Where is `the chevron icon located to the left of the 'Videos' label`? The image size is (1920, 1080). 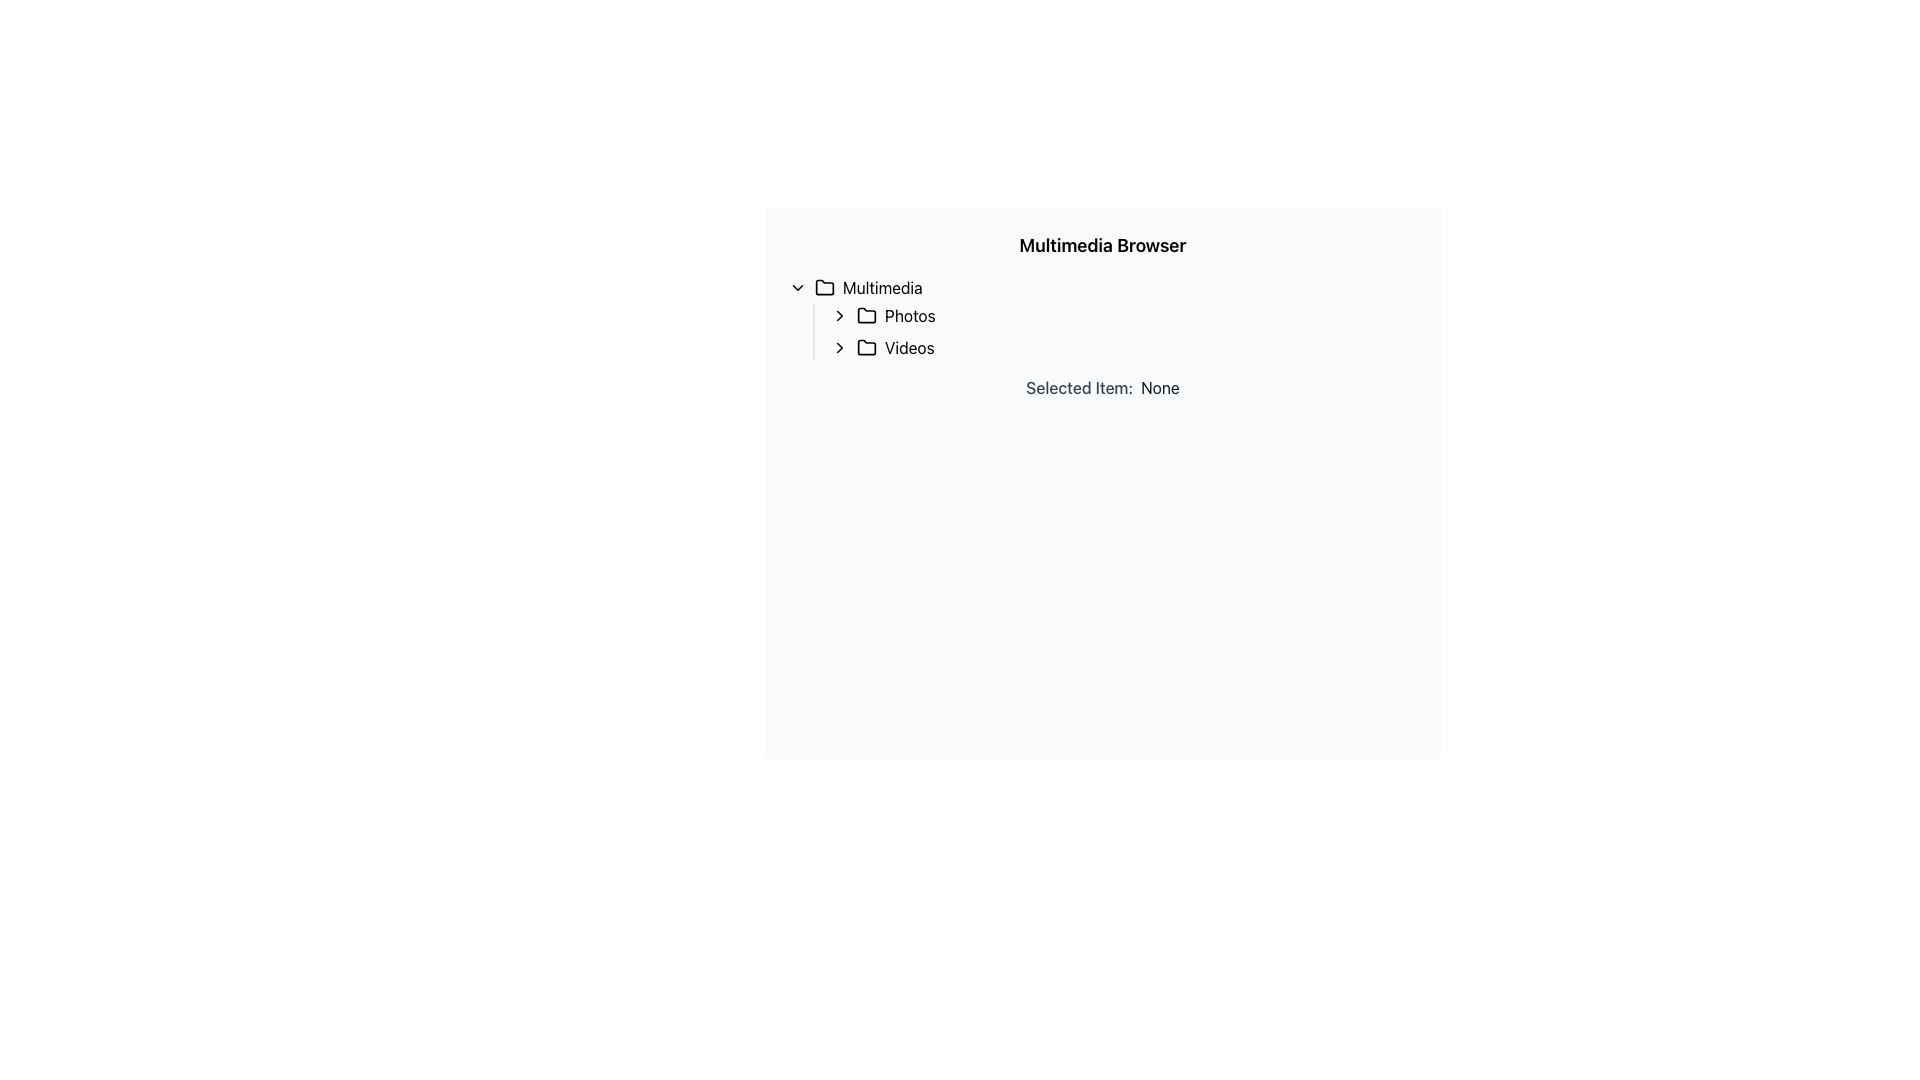 the chevron icon located to the left of the 'Videos' label is located at coordinates (840, 346).